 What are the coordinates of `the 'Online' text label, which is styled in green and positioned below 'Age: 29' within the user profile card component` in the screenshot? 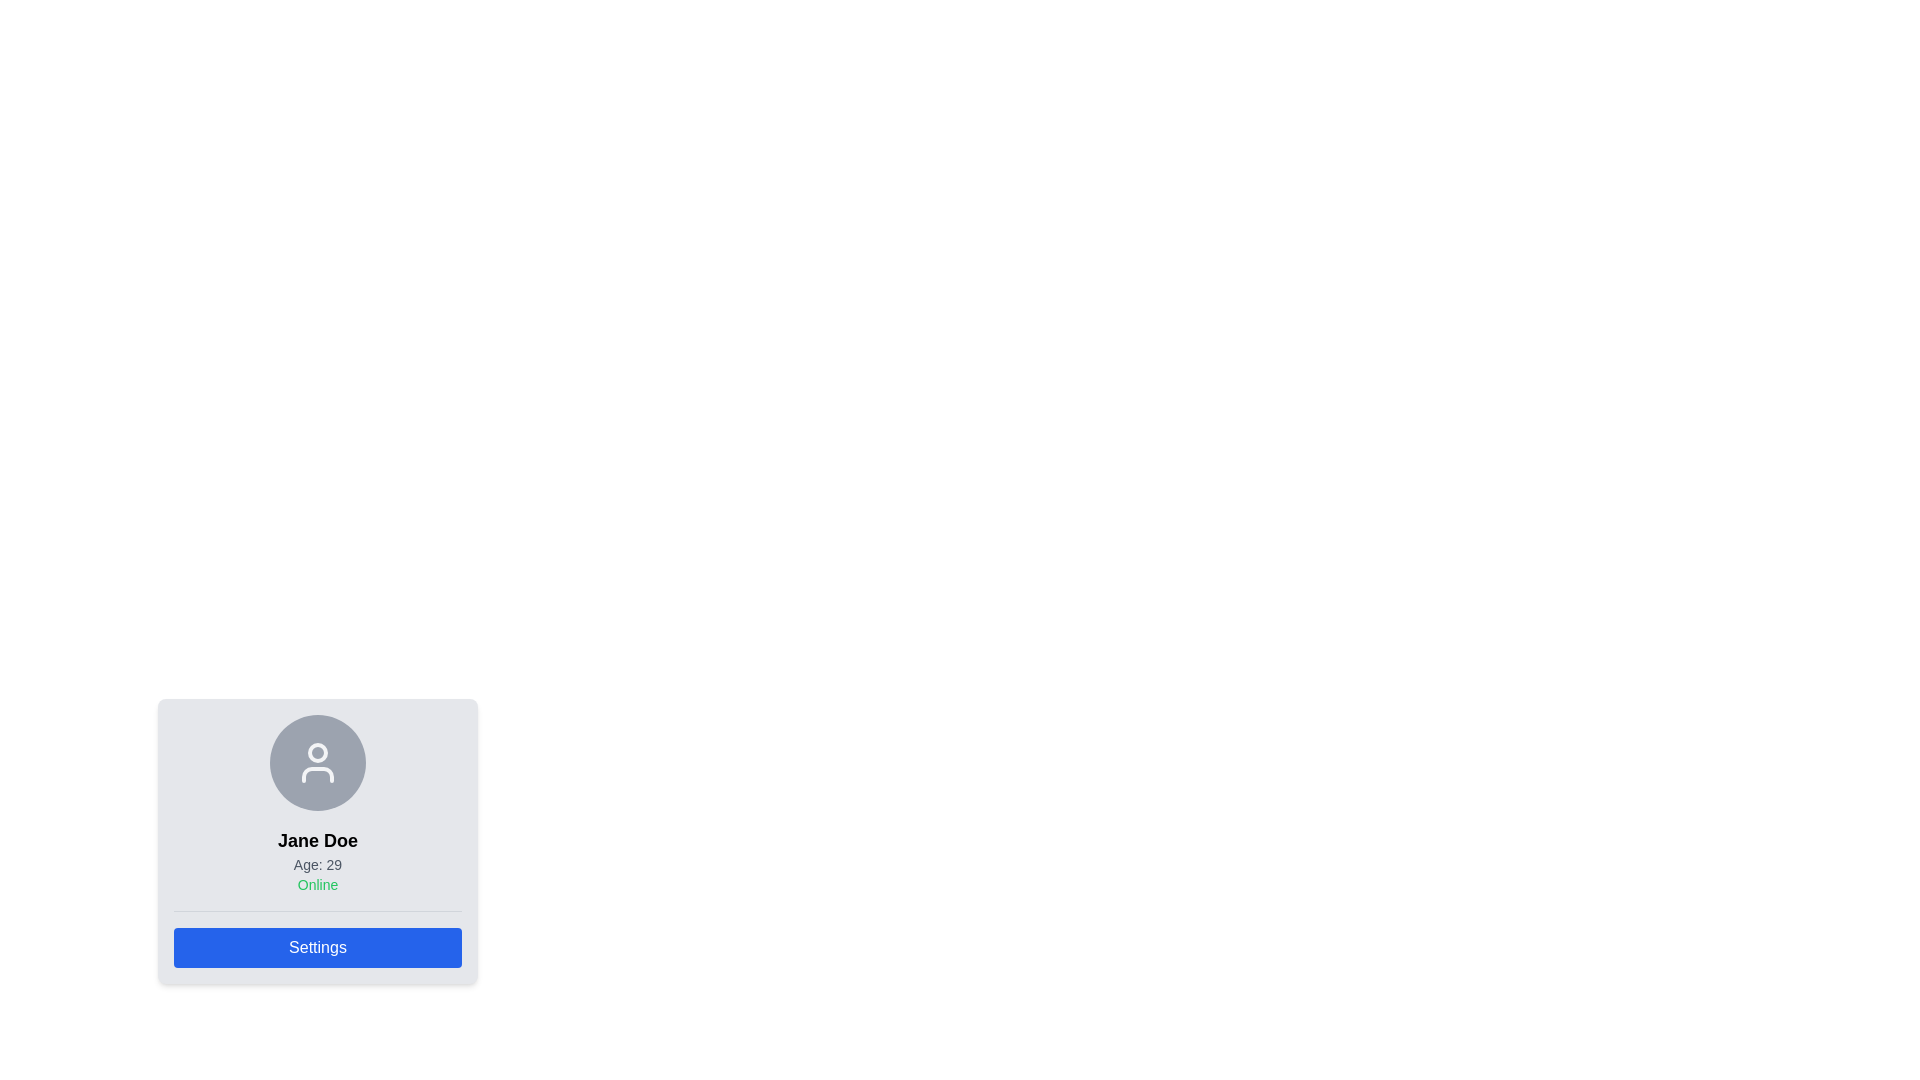 It's located at (316, 883).